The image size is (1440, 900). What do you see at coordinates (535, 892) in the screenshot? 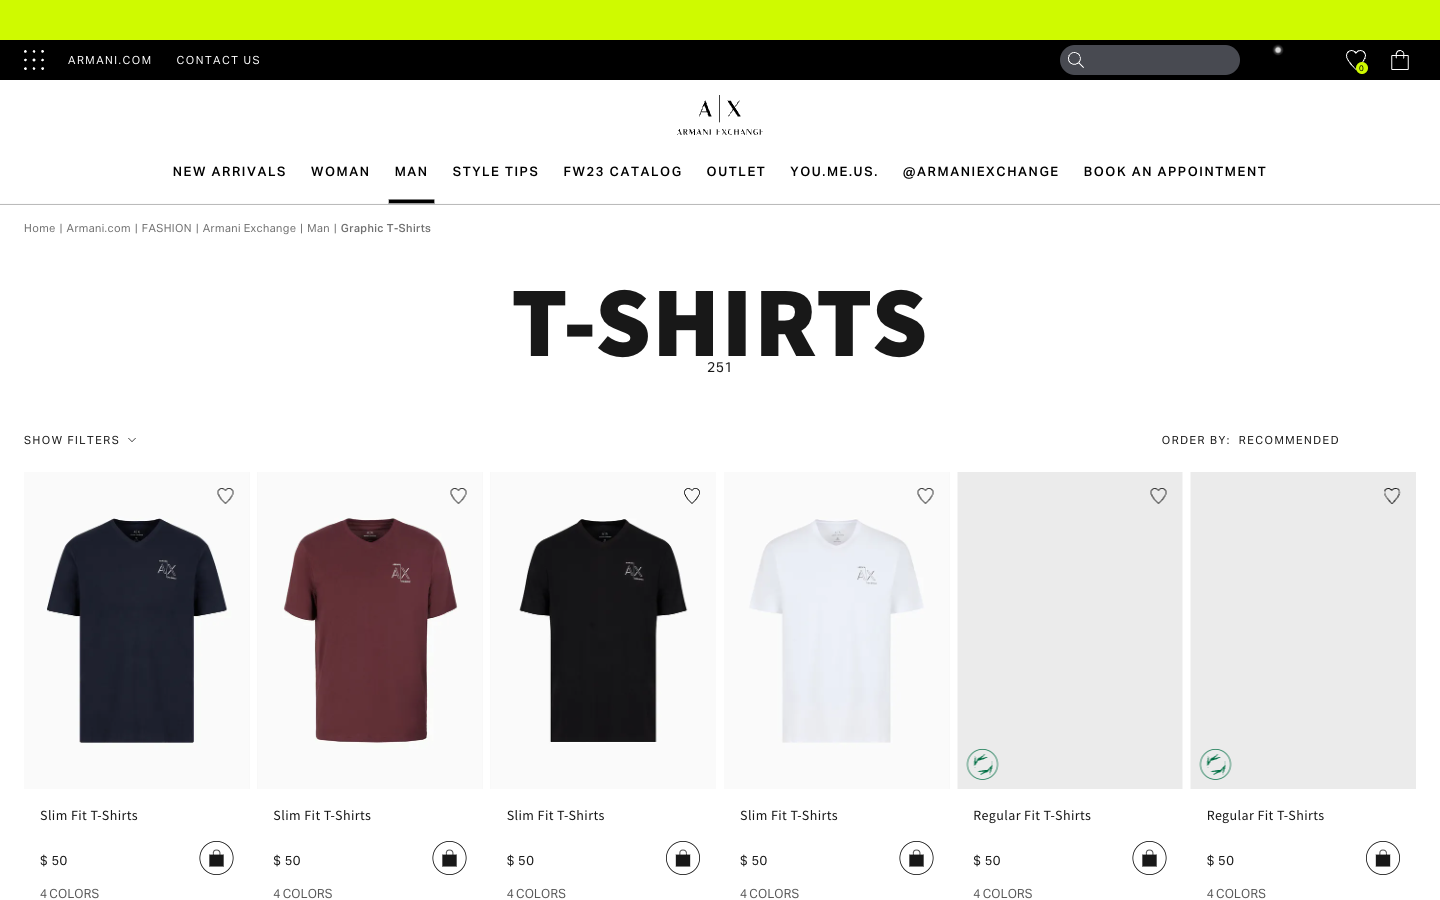
I see `Change the color selection for the T-shirt third from the left` at bounding box center [535, 892].